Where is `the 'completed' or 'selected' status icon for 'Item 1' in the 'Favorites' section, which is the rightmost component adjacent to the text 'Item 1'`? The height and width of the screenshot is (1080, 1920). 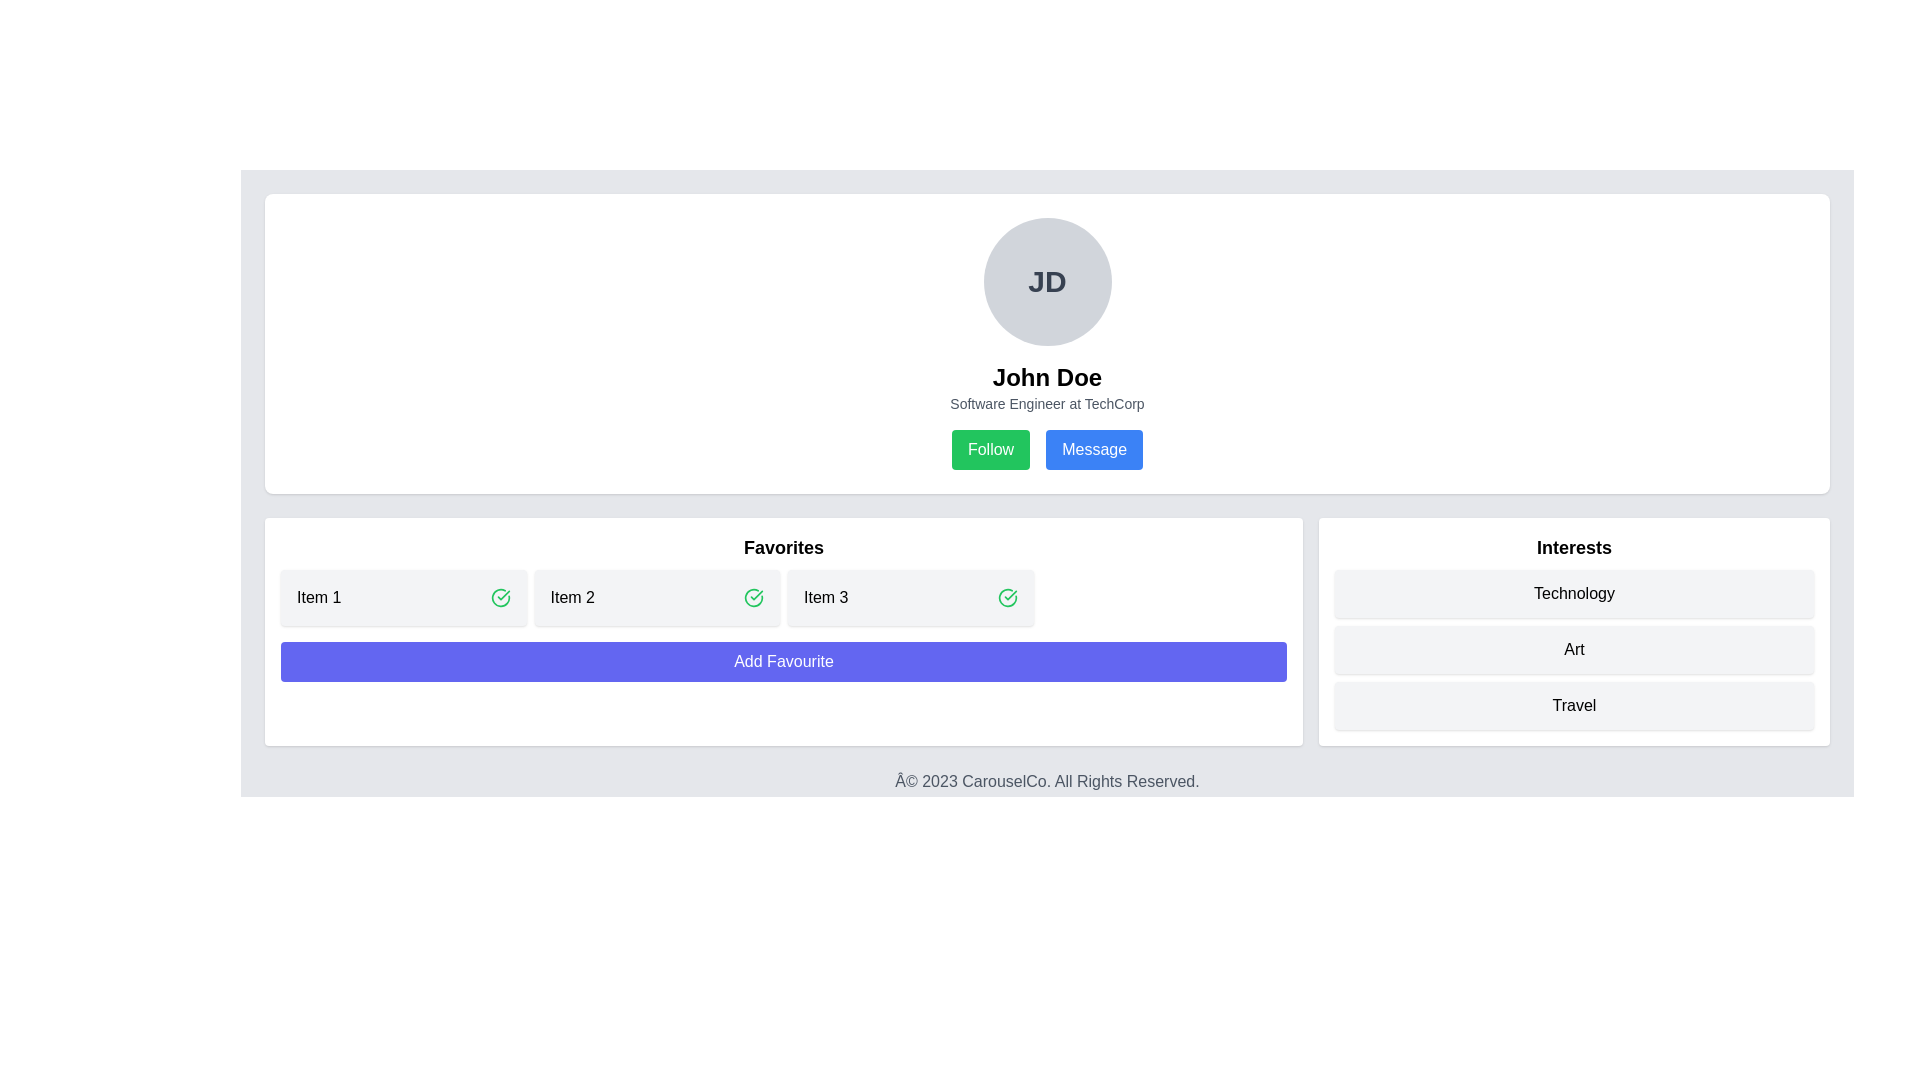
the 'completed' or 'selected' status icon for 'Item 1' in the 'Favorites' section, which is the rightmost component adjacent to the text 'Item 1' is located at coordinates (500, 596).